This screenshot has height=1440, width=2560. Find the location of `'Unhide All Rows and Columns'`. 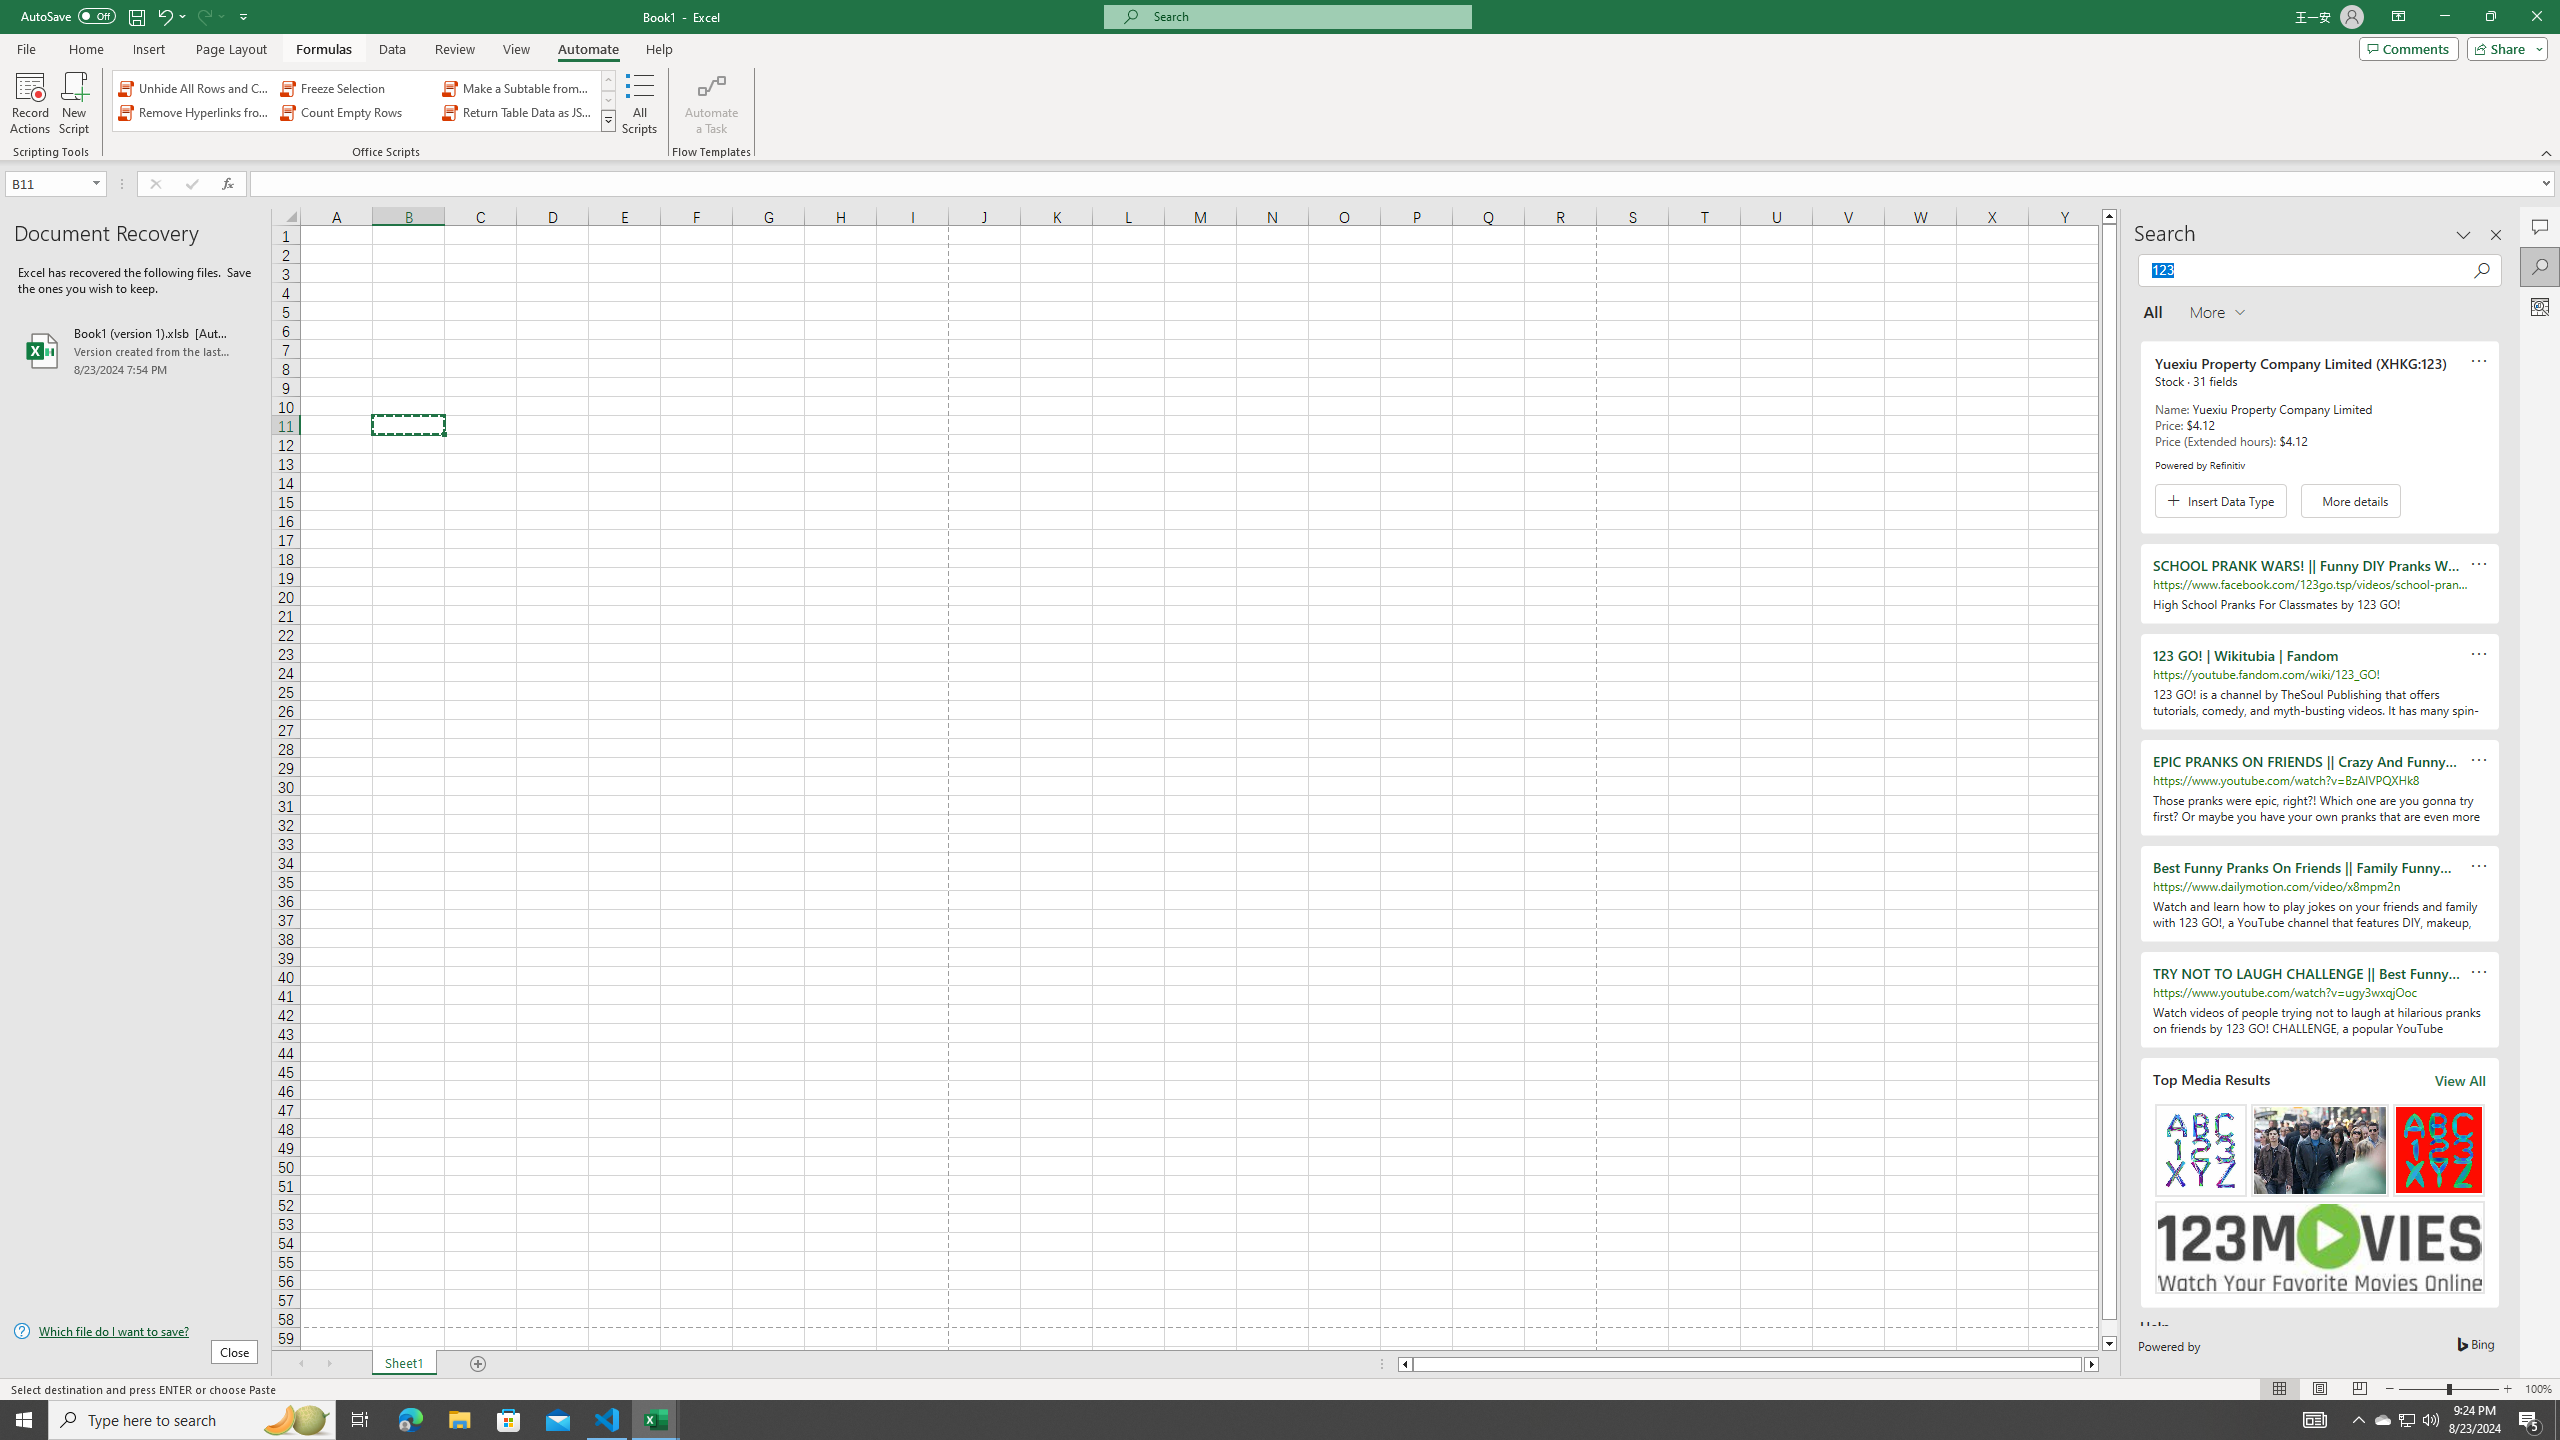

'Unhide All Rows and Columns' is located at coordinates (195, 88).